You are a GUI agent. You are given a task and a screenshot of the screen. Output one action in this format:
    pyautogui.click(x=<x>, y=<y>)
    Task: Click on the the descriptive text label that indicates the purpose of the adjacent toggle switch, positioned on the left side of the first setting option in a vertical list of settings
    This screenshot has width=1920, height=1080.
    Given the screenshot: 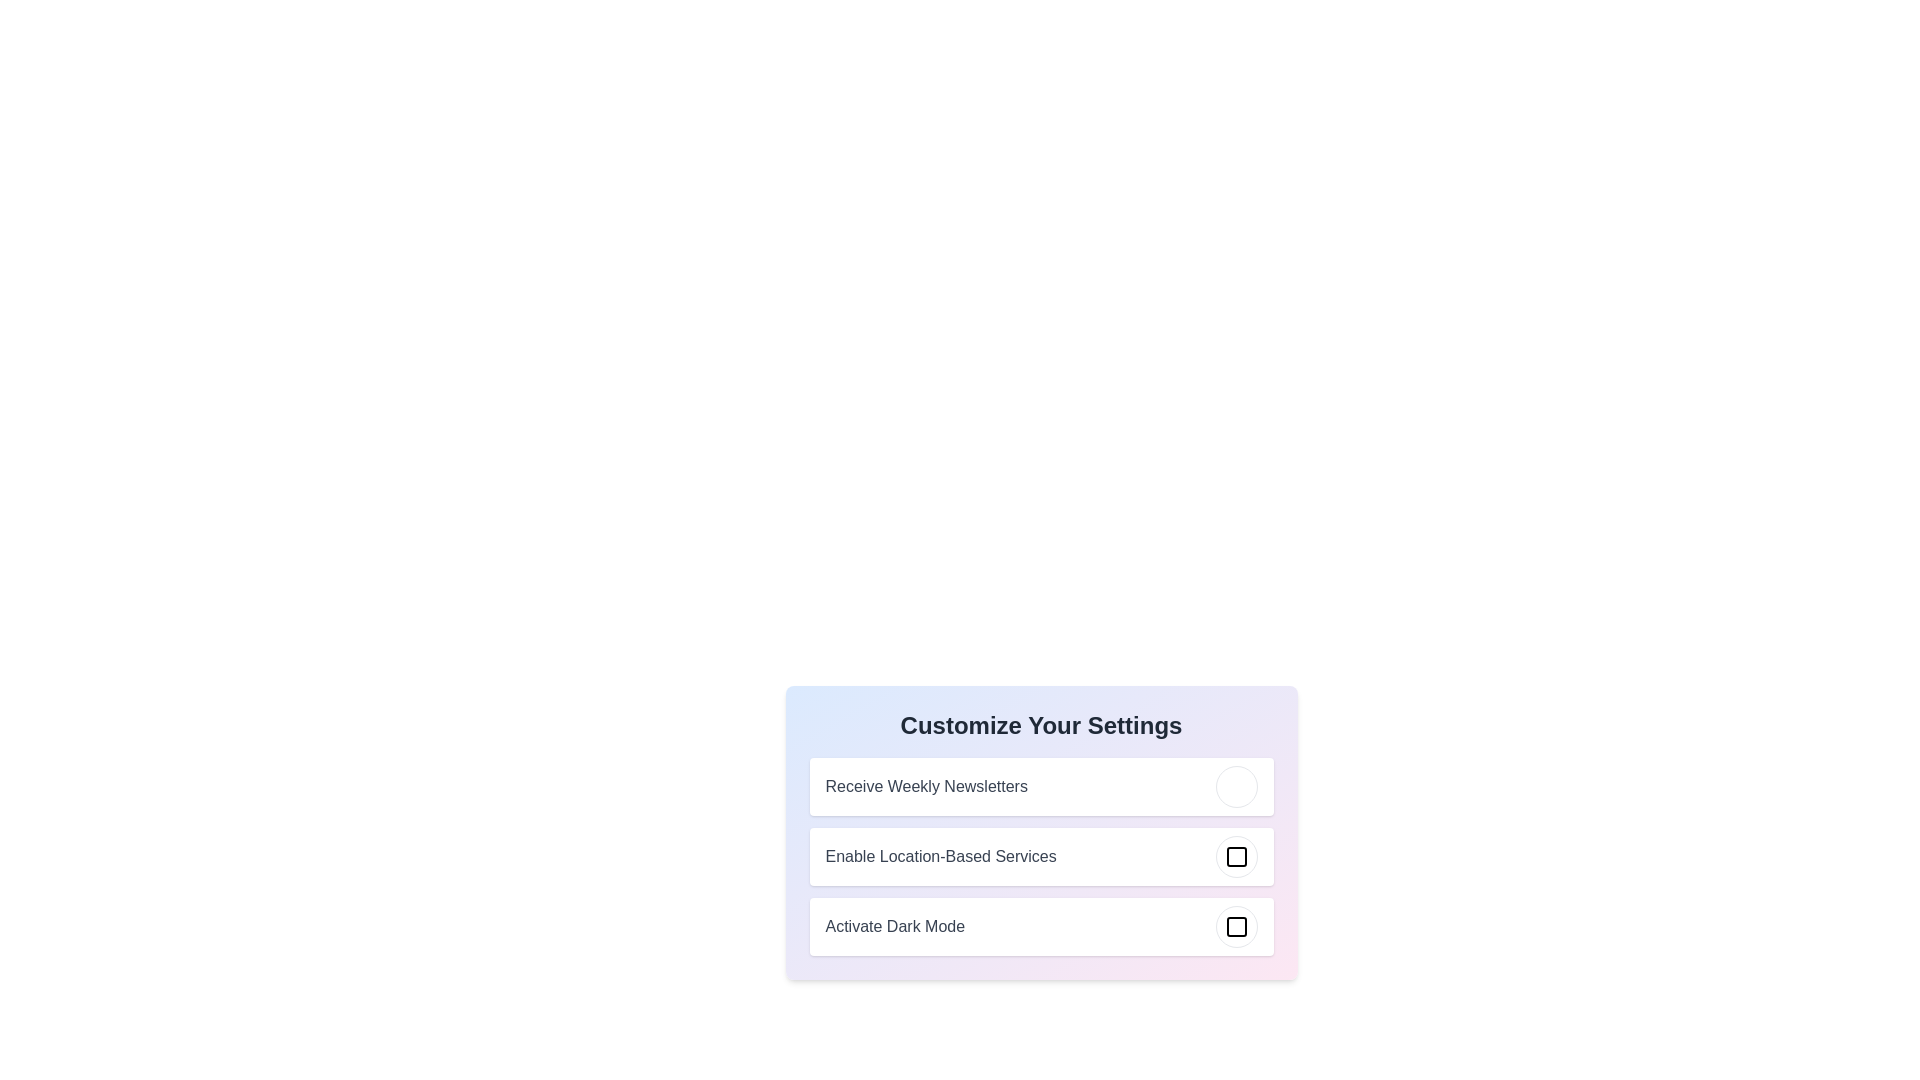 What is the action you would take?
    pyautogui.click(x=925, y=785)
    